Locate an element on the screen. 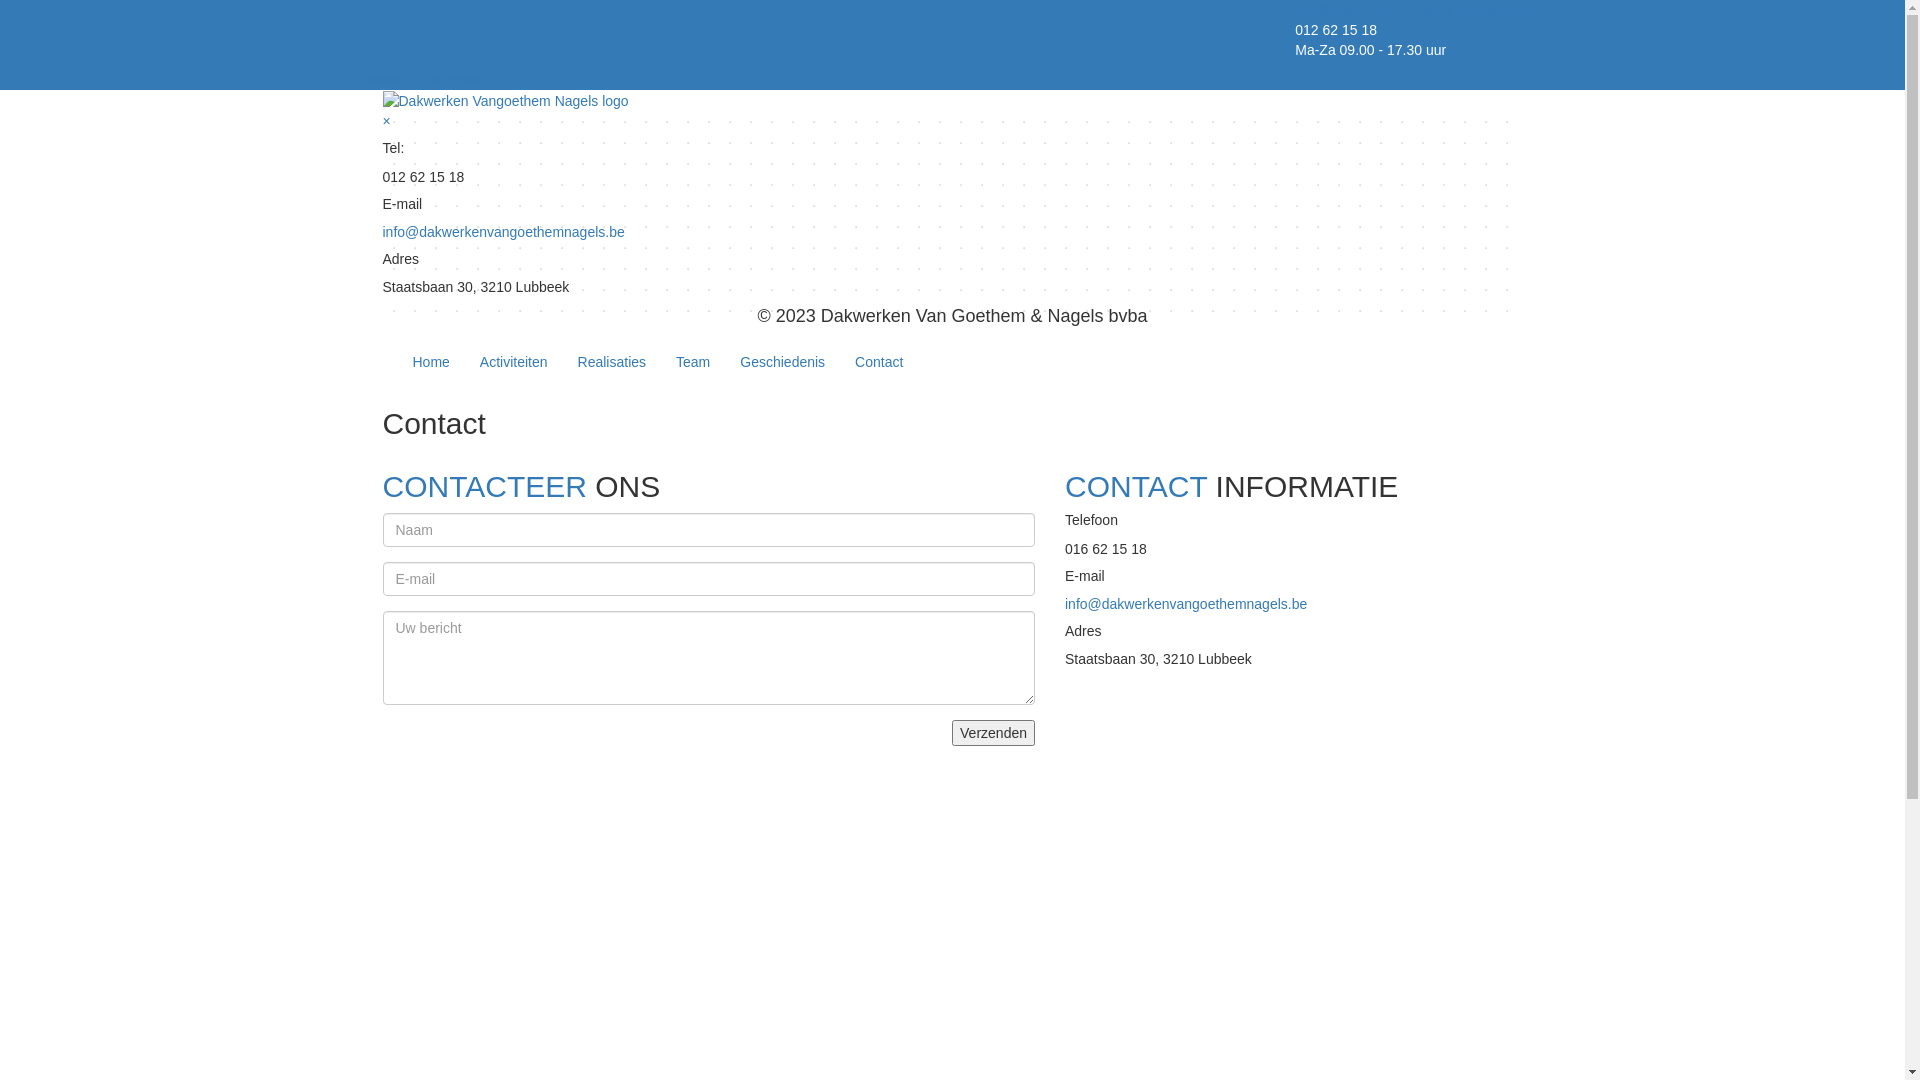  'Realisaties' is located at coordinates (610, 362).